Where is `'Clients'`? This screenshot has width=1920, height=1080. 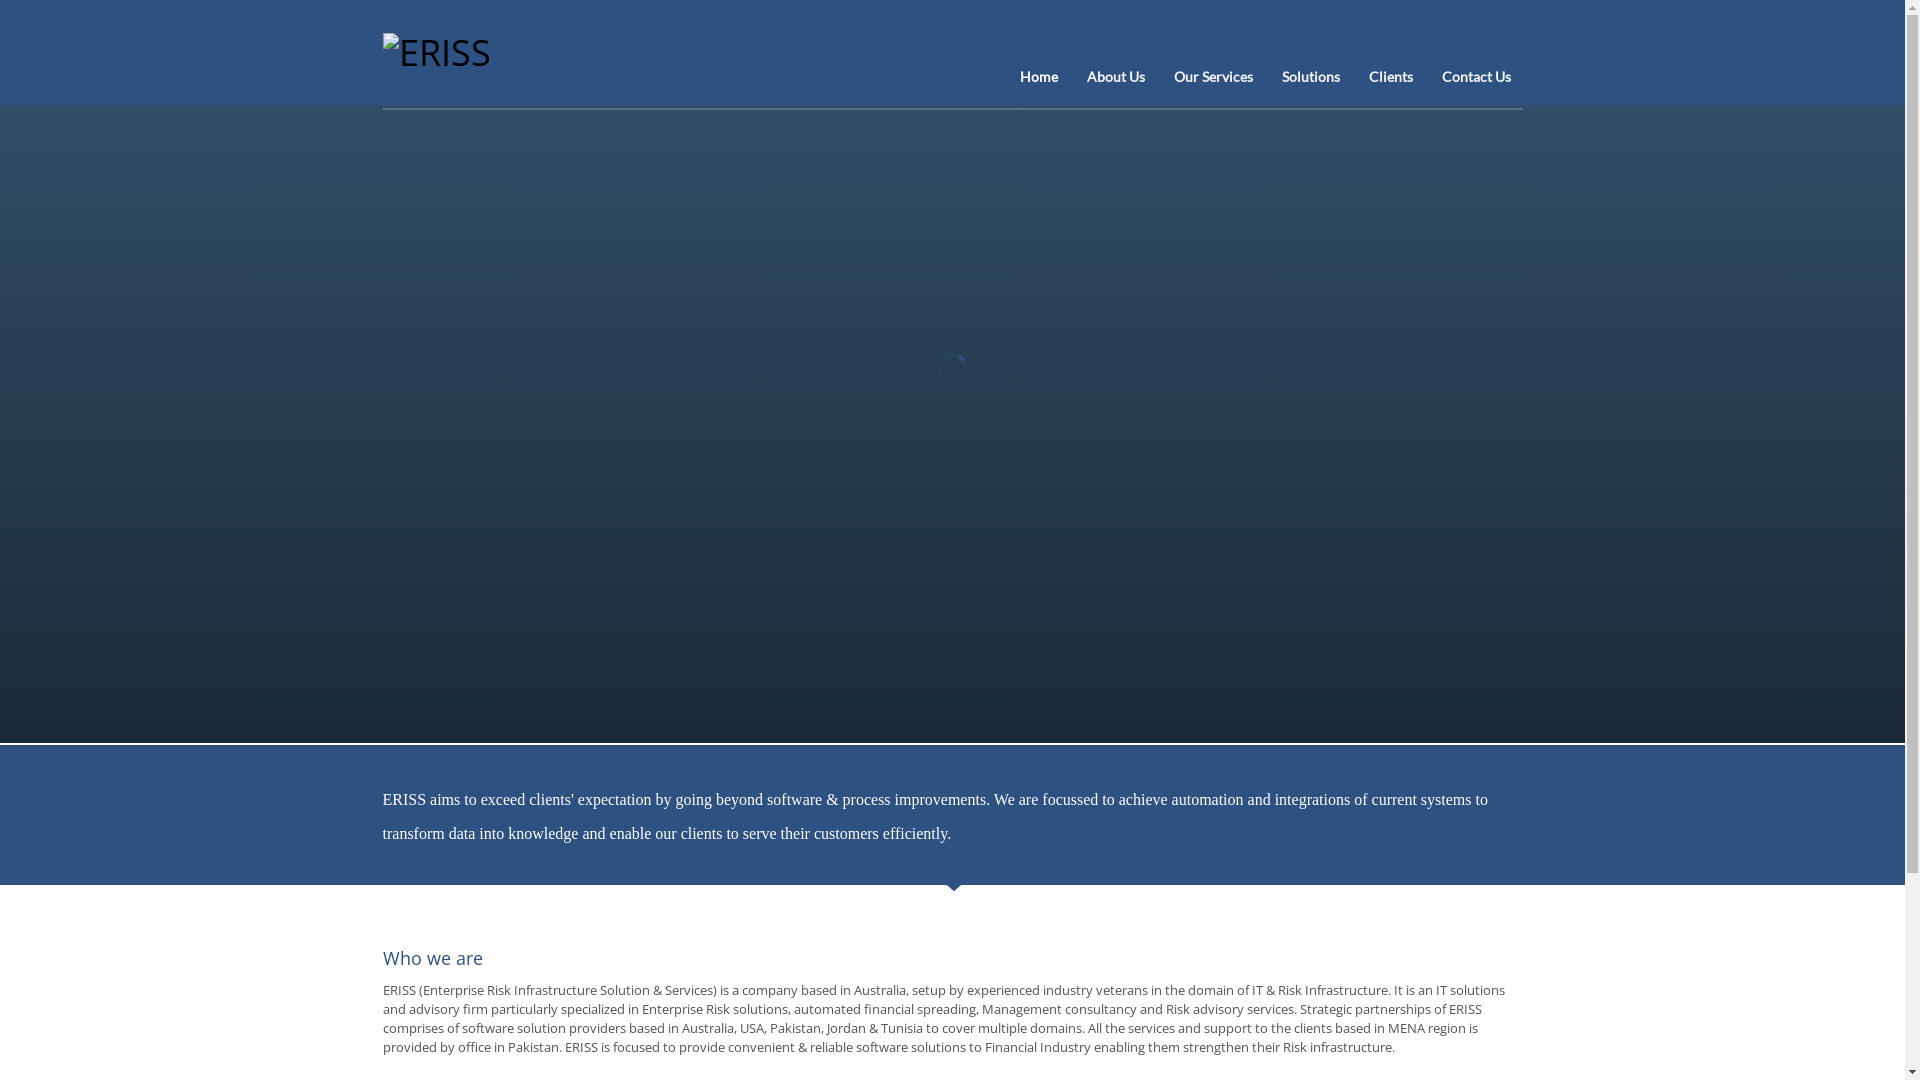
'Clients' is located at coordinates (1357, 76).